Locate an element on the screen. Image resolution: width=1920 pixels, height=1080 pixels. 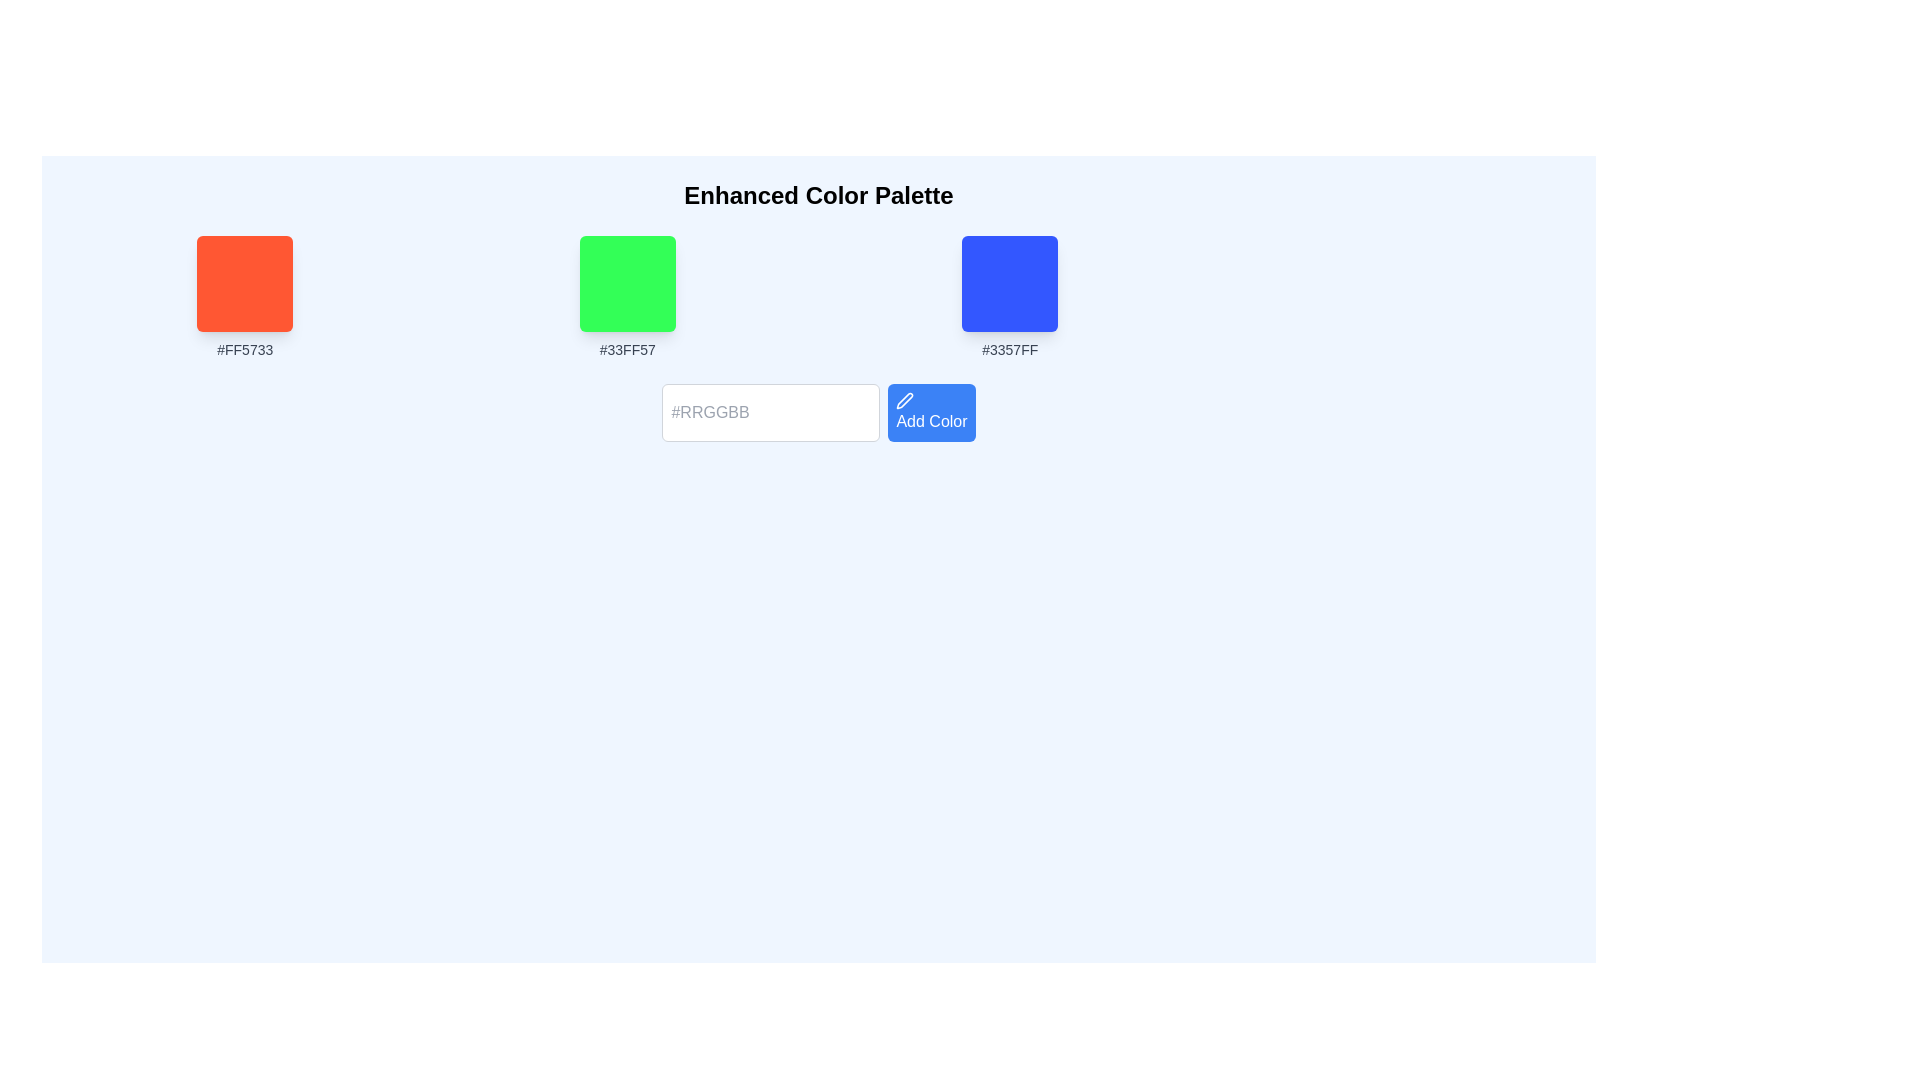
the pen icon located to the left of the 'Add Color' button's text is located at coordinates (904, 401).